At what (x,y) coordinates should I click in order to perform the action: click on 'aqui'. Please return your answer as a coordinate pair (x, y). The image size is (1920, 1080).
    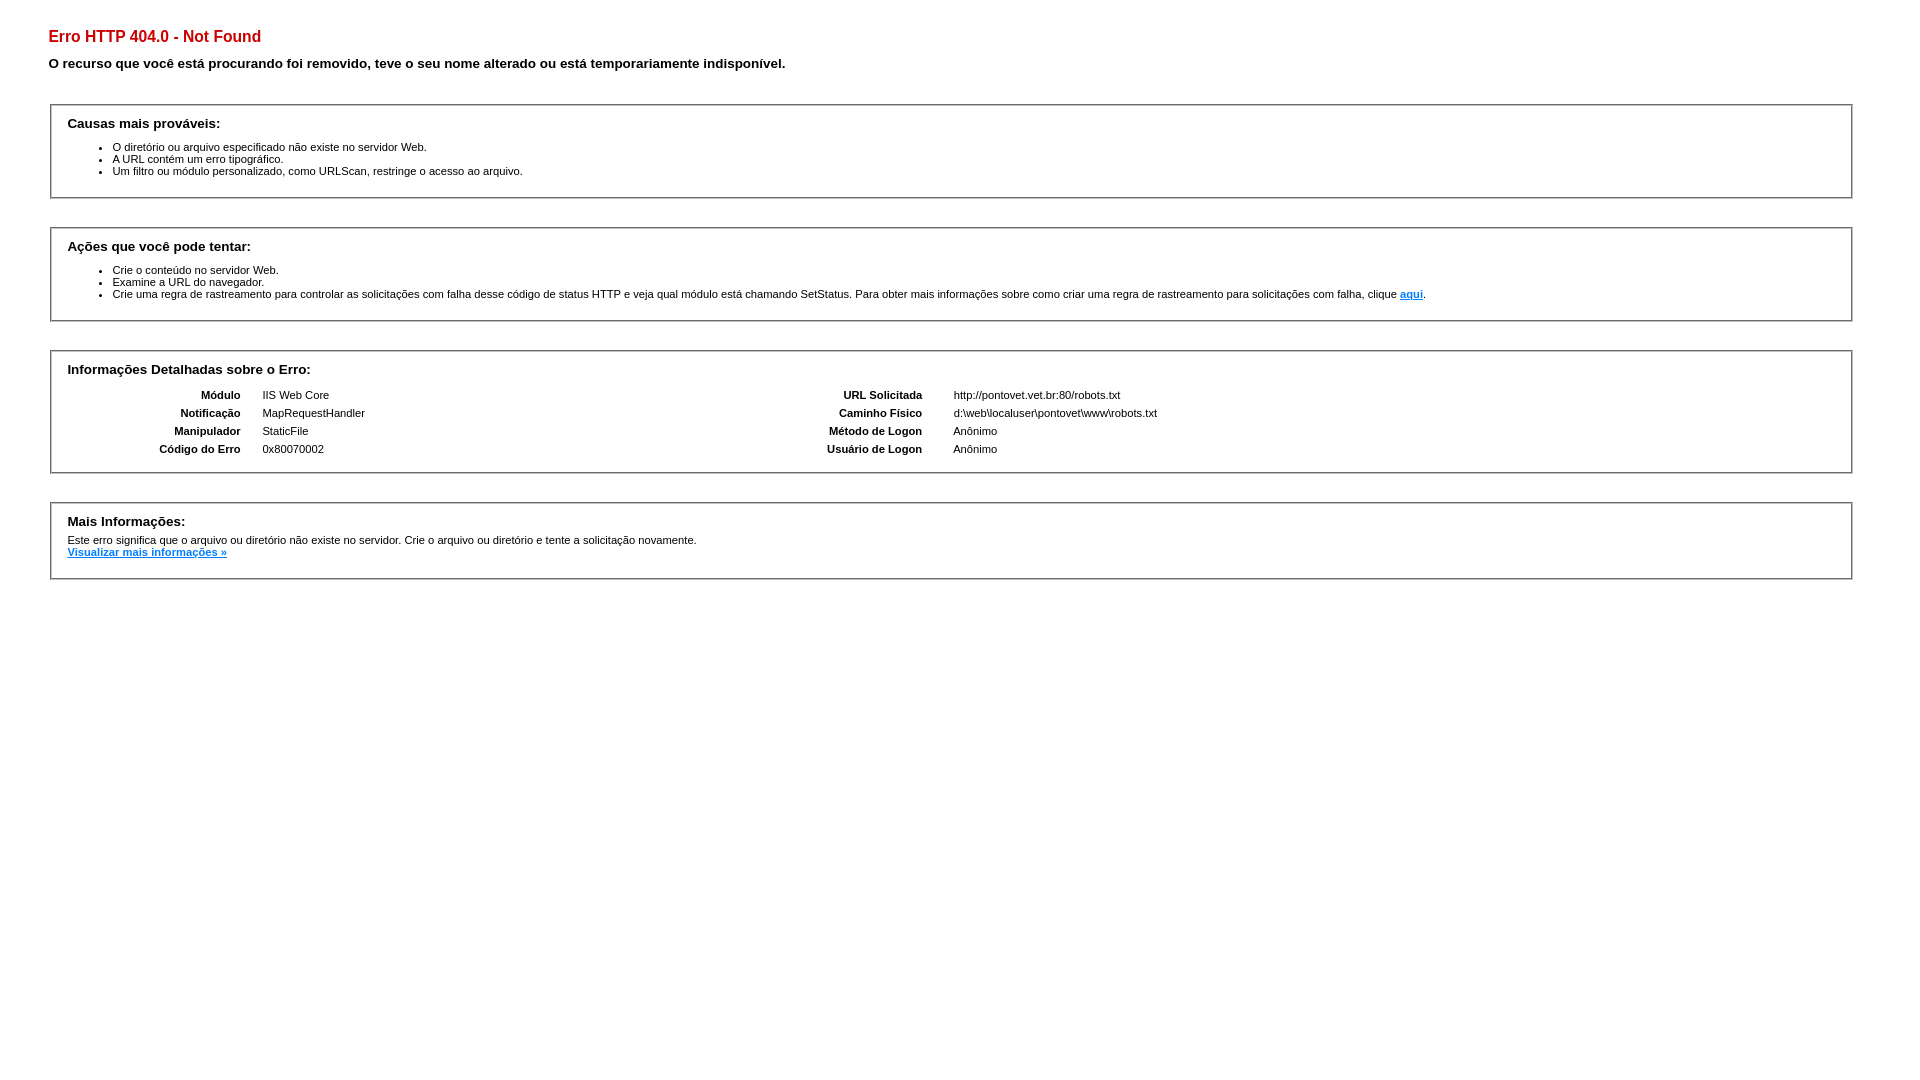
    Looking at the image, I should click on (1410, 293).